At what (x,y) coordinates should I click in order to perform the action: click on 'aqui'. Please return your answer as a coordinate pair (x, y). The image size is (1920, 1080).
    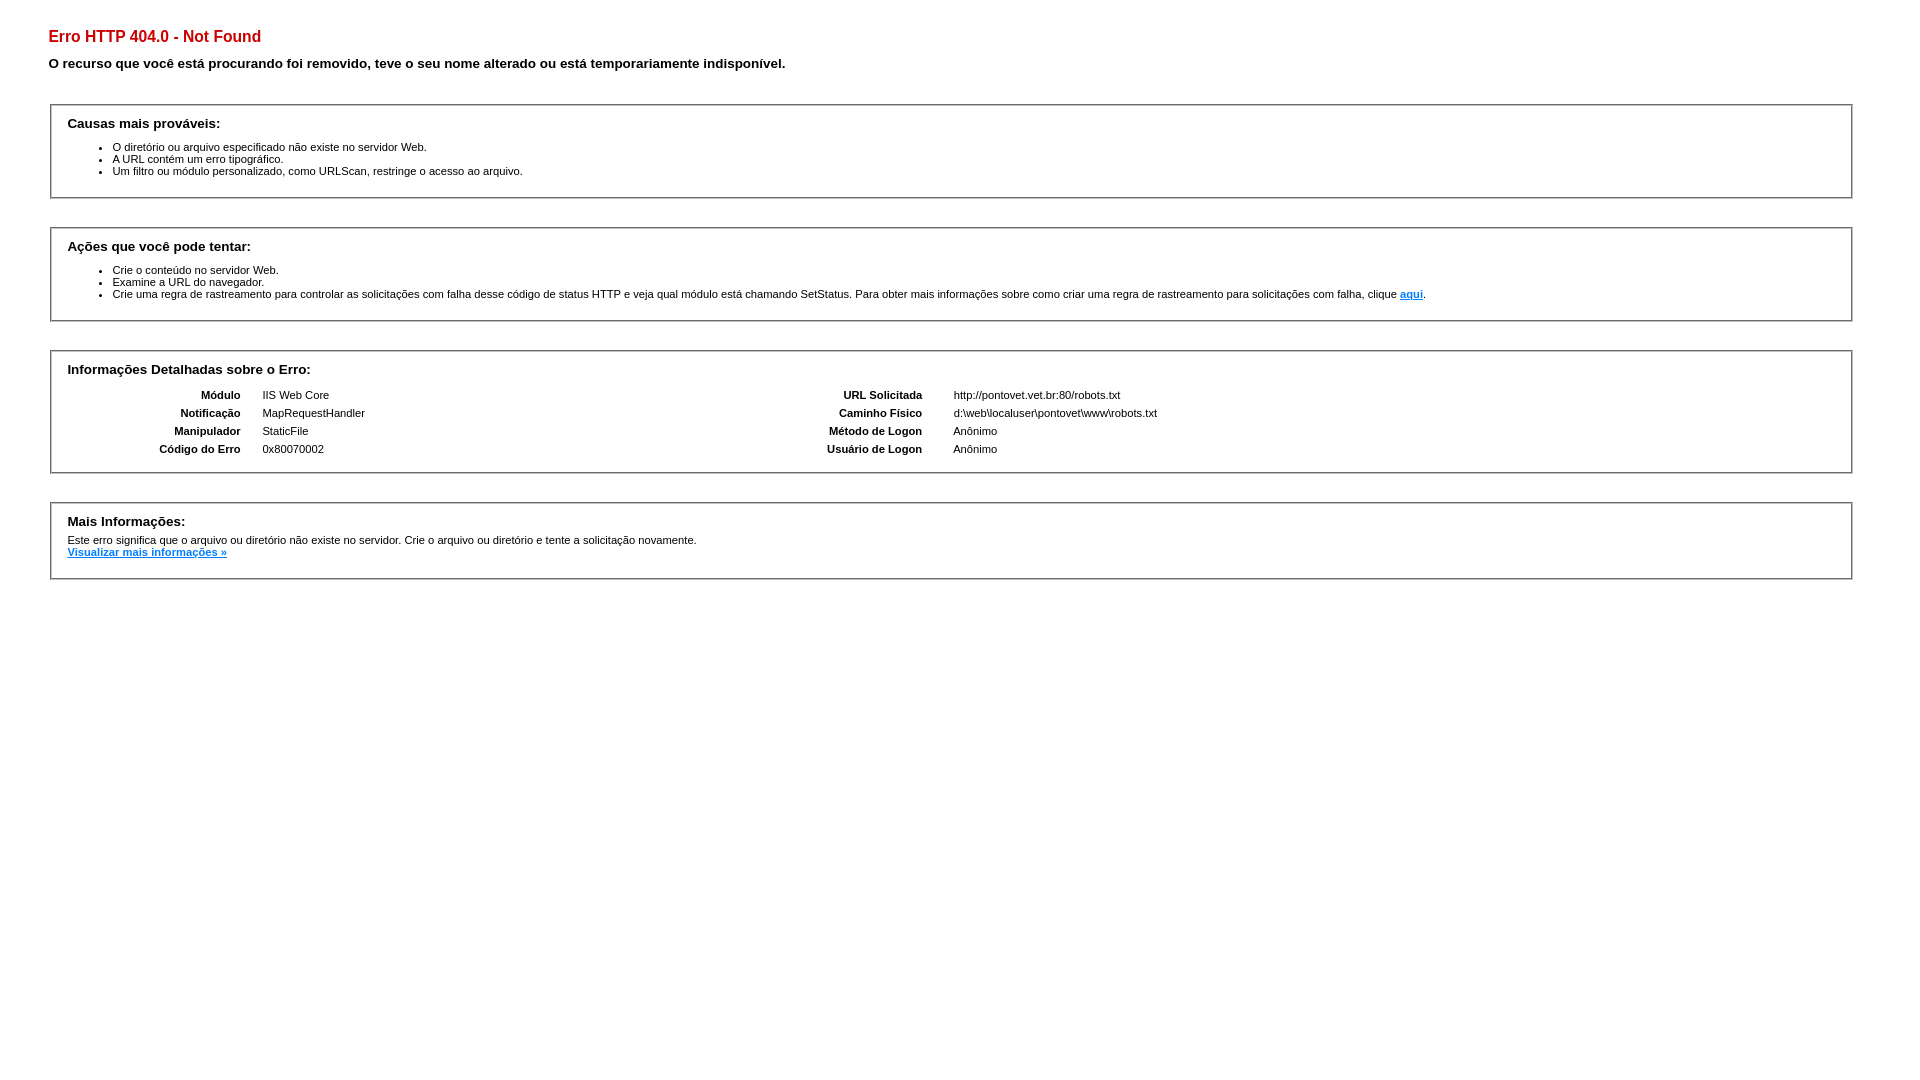
    Looking at the image, I should click on (1410, 293).